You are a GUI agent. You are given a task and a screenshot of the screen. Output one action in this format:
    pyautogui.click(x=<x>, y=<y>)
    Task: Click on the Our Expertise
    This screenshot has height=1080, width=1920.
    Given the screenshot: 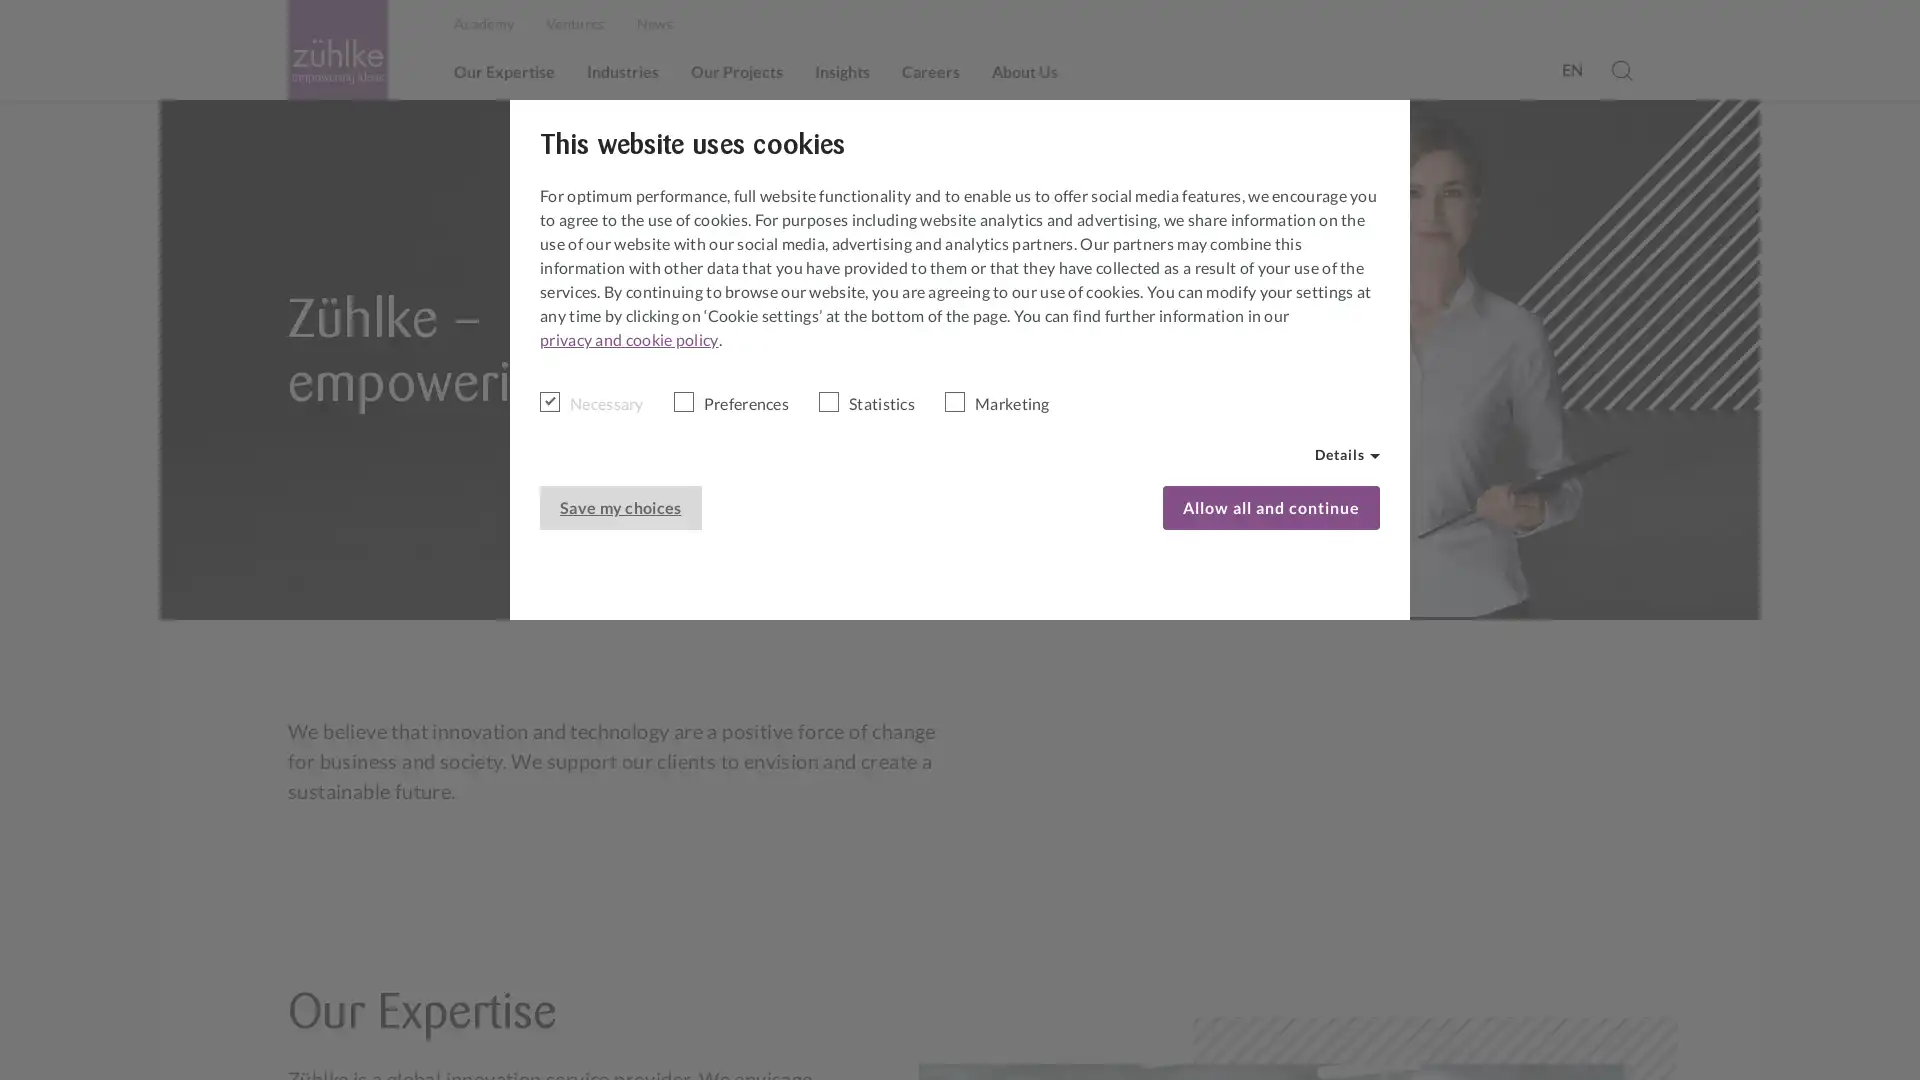 What is the action you would take?
    pyautogui.click(x=504, y=71)
    